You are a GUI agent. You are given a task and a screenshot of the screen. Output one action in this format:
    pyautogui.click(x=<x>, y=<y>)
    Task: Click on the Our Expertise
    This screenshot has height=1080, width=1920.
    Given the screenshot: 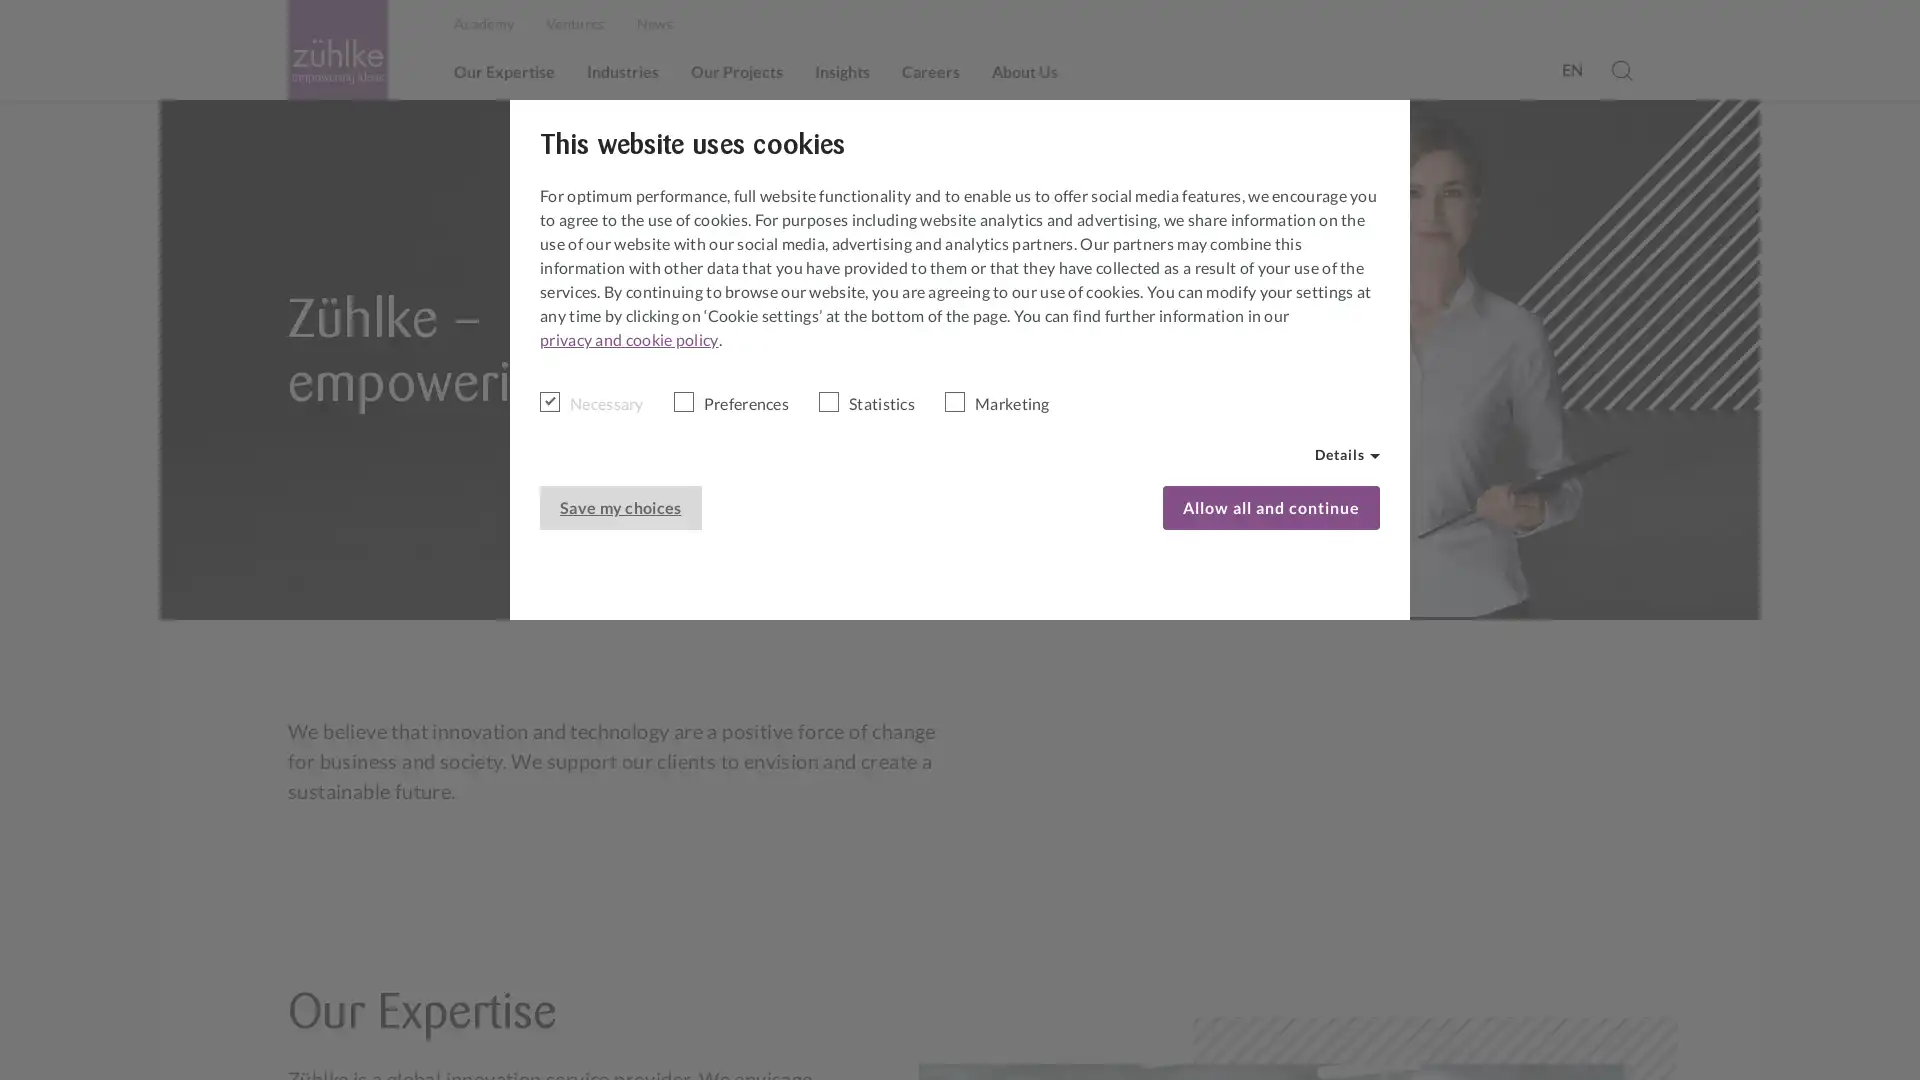 What is the action you would take?
    pyautogui.click(x=504, y=71)
    